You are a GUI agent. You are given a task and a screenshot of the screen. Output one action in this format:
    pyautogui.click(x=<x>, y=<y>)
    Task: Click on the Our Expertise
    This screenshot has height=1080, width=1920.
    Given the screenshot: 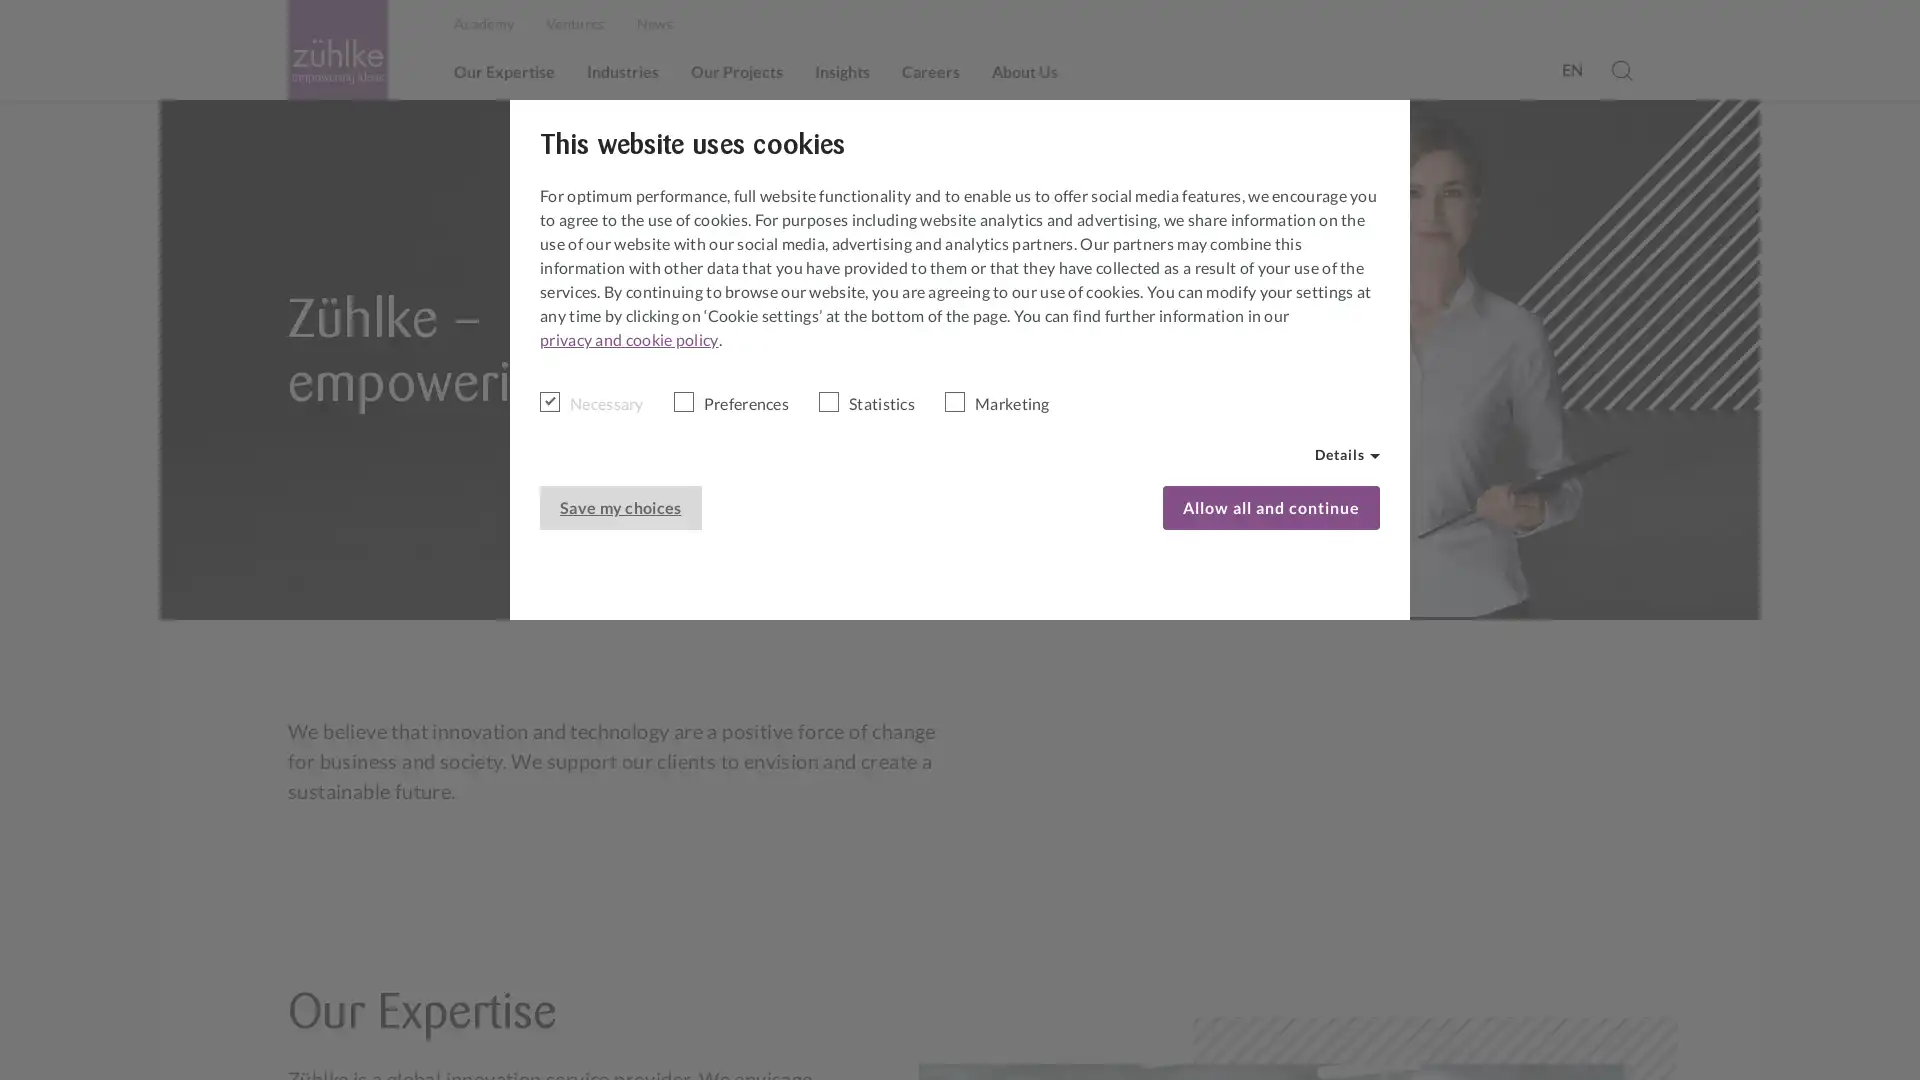 What is the action you would take?
    pyautogui.click(x=504, y=71)
    